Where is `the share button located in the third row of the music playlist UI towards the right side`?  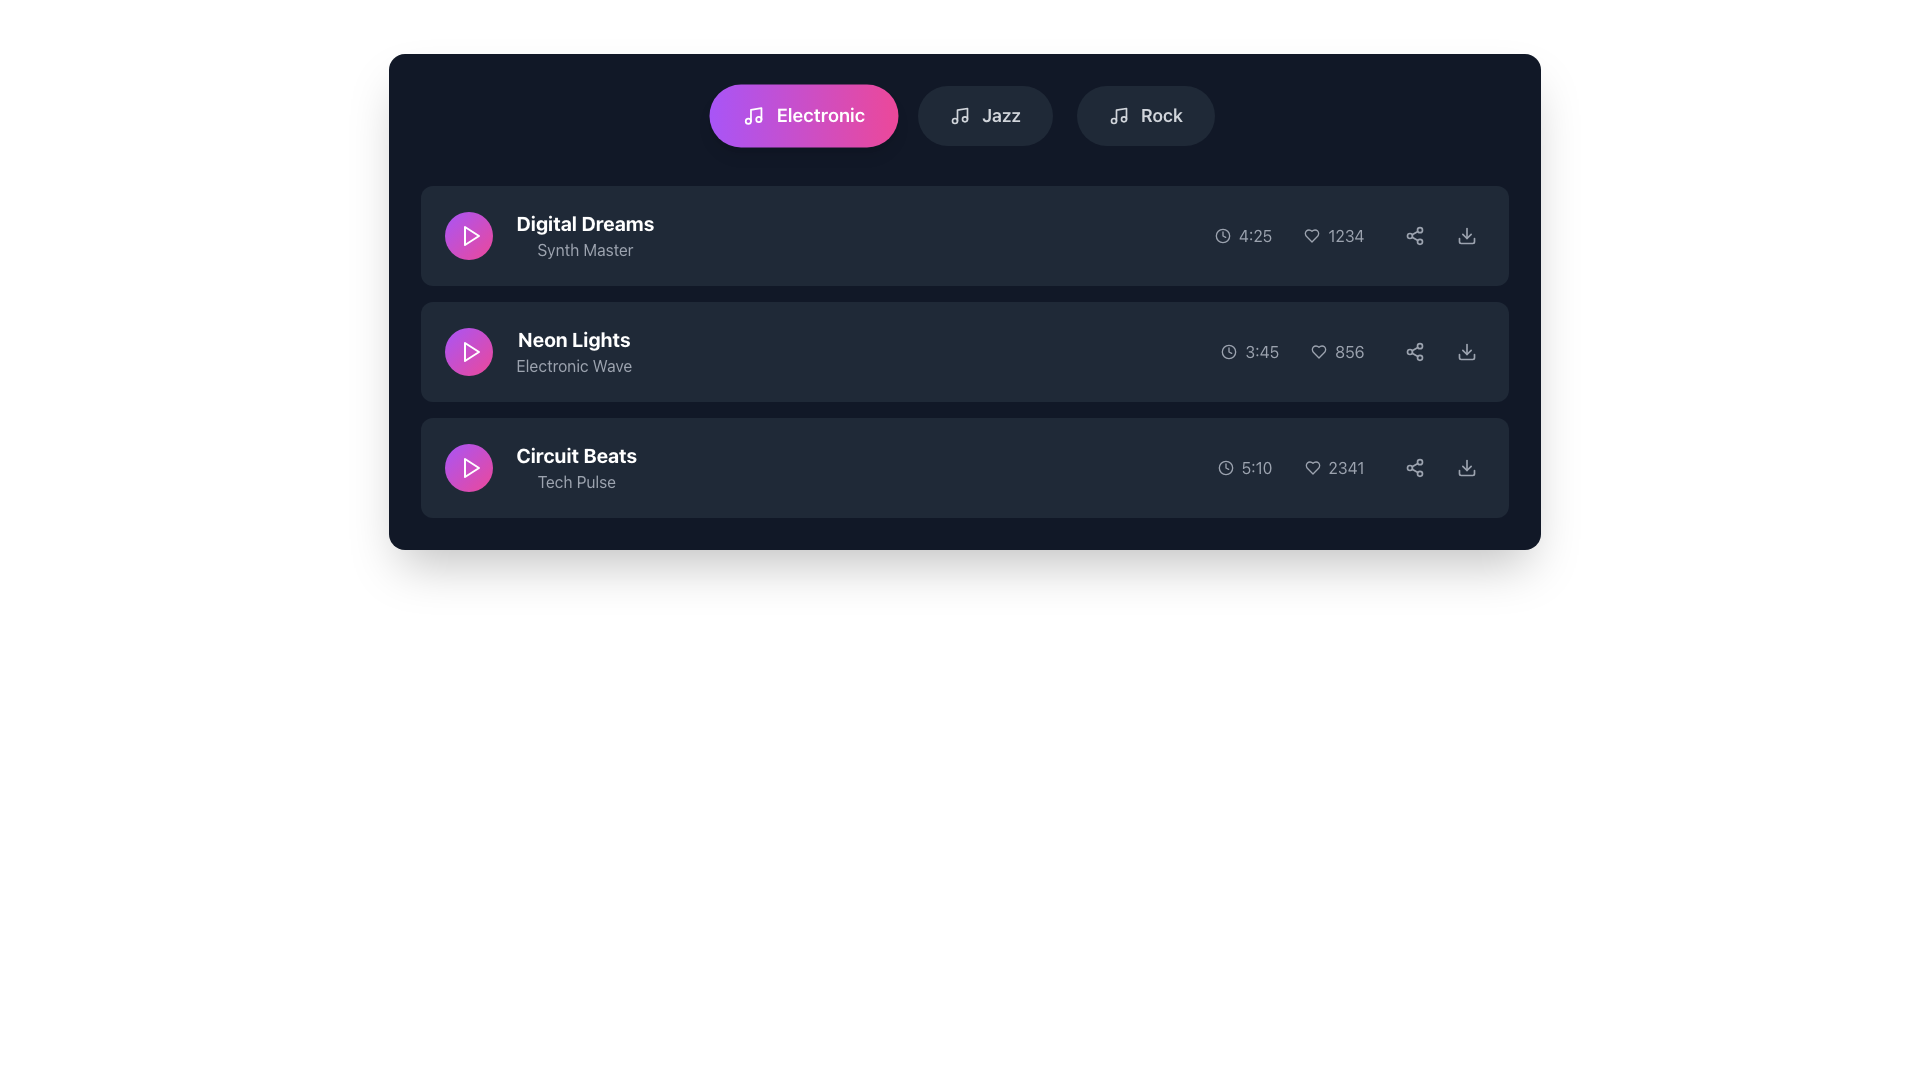
the share button located in the third row of the music playlist UI towards the right side is located at coordinates (1413, 467).